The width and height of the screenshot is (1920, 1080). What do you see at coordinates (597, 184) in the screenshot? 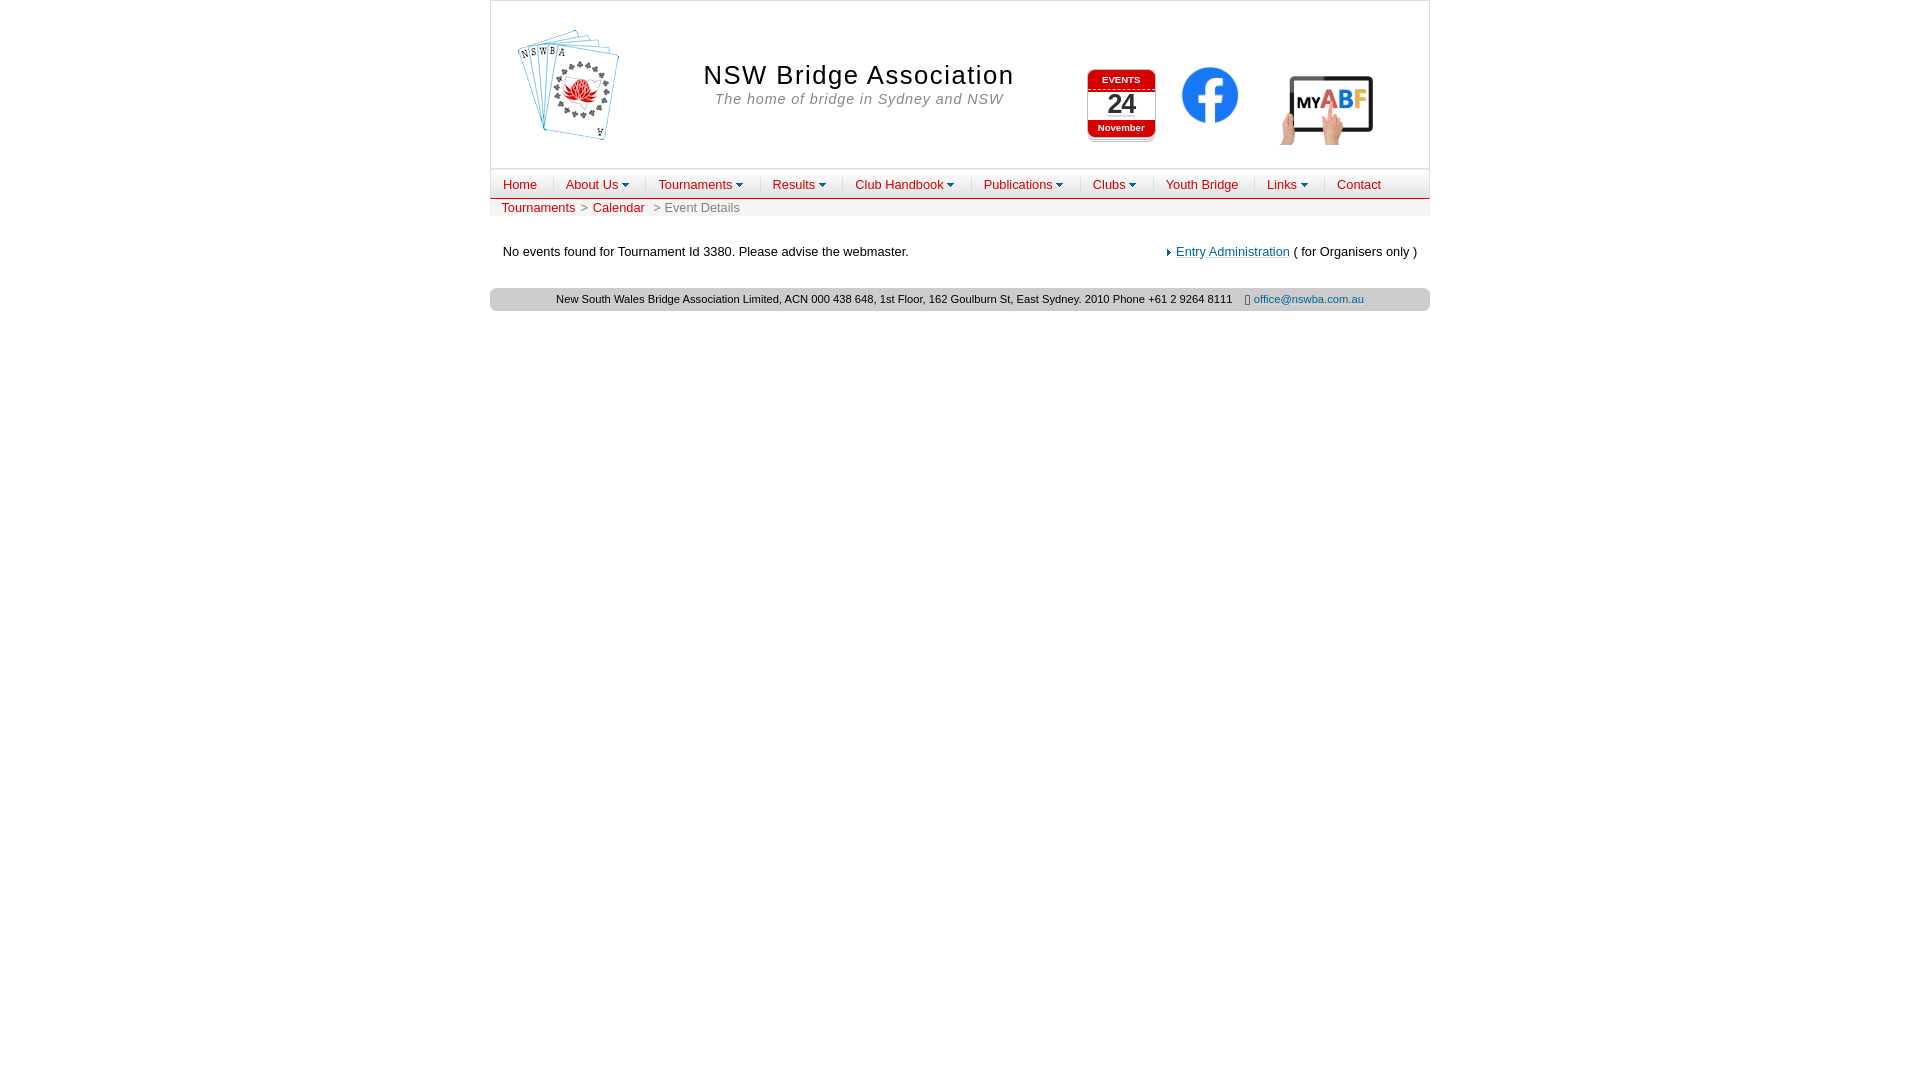
I see `'About Us'` at bounding box center [597, 184].